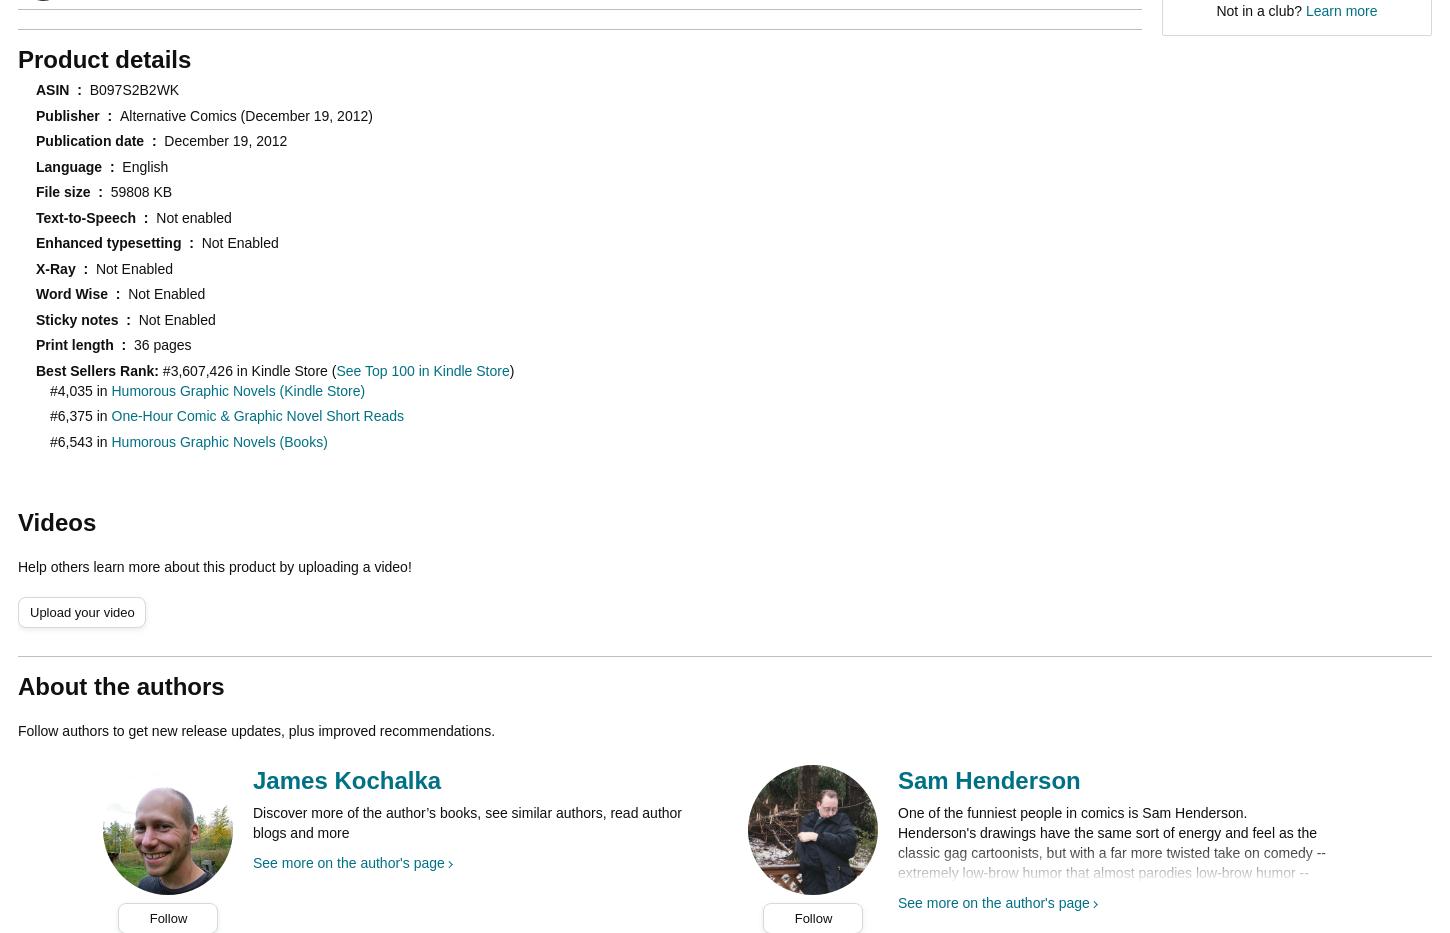 This screenshot has height=933, width=1450. Describe the element at coordinates (236, 389) in the screenshot. I see `'Humorous Graphic Novels (Kindle Store)'` at that location.